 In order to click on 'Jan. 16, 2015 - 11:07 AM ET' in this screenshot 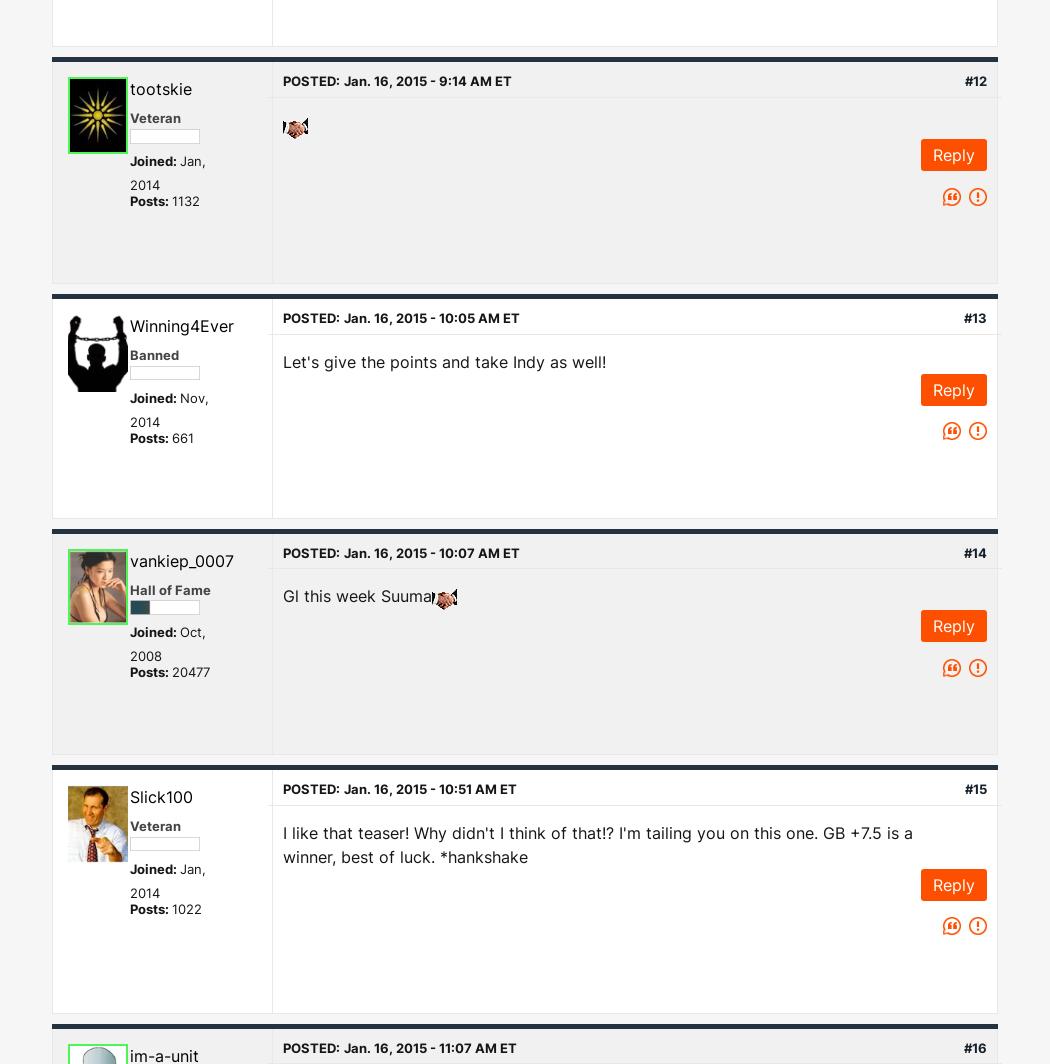, I will do `click(429, 1046)`.